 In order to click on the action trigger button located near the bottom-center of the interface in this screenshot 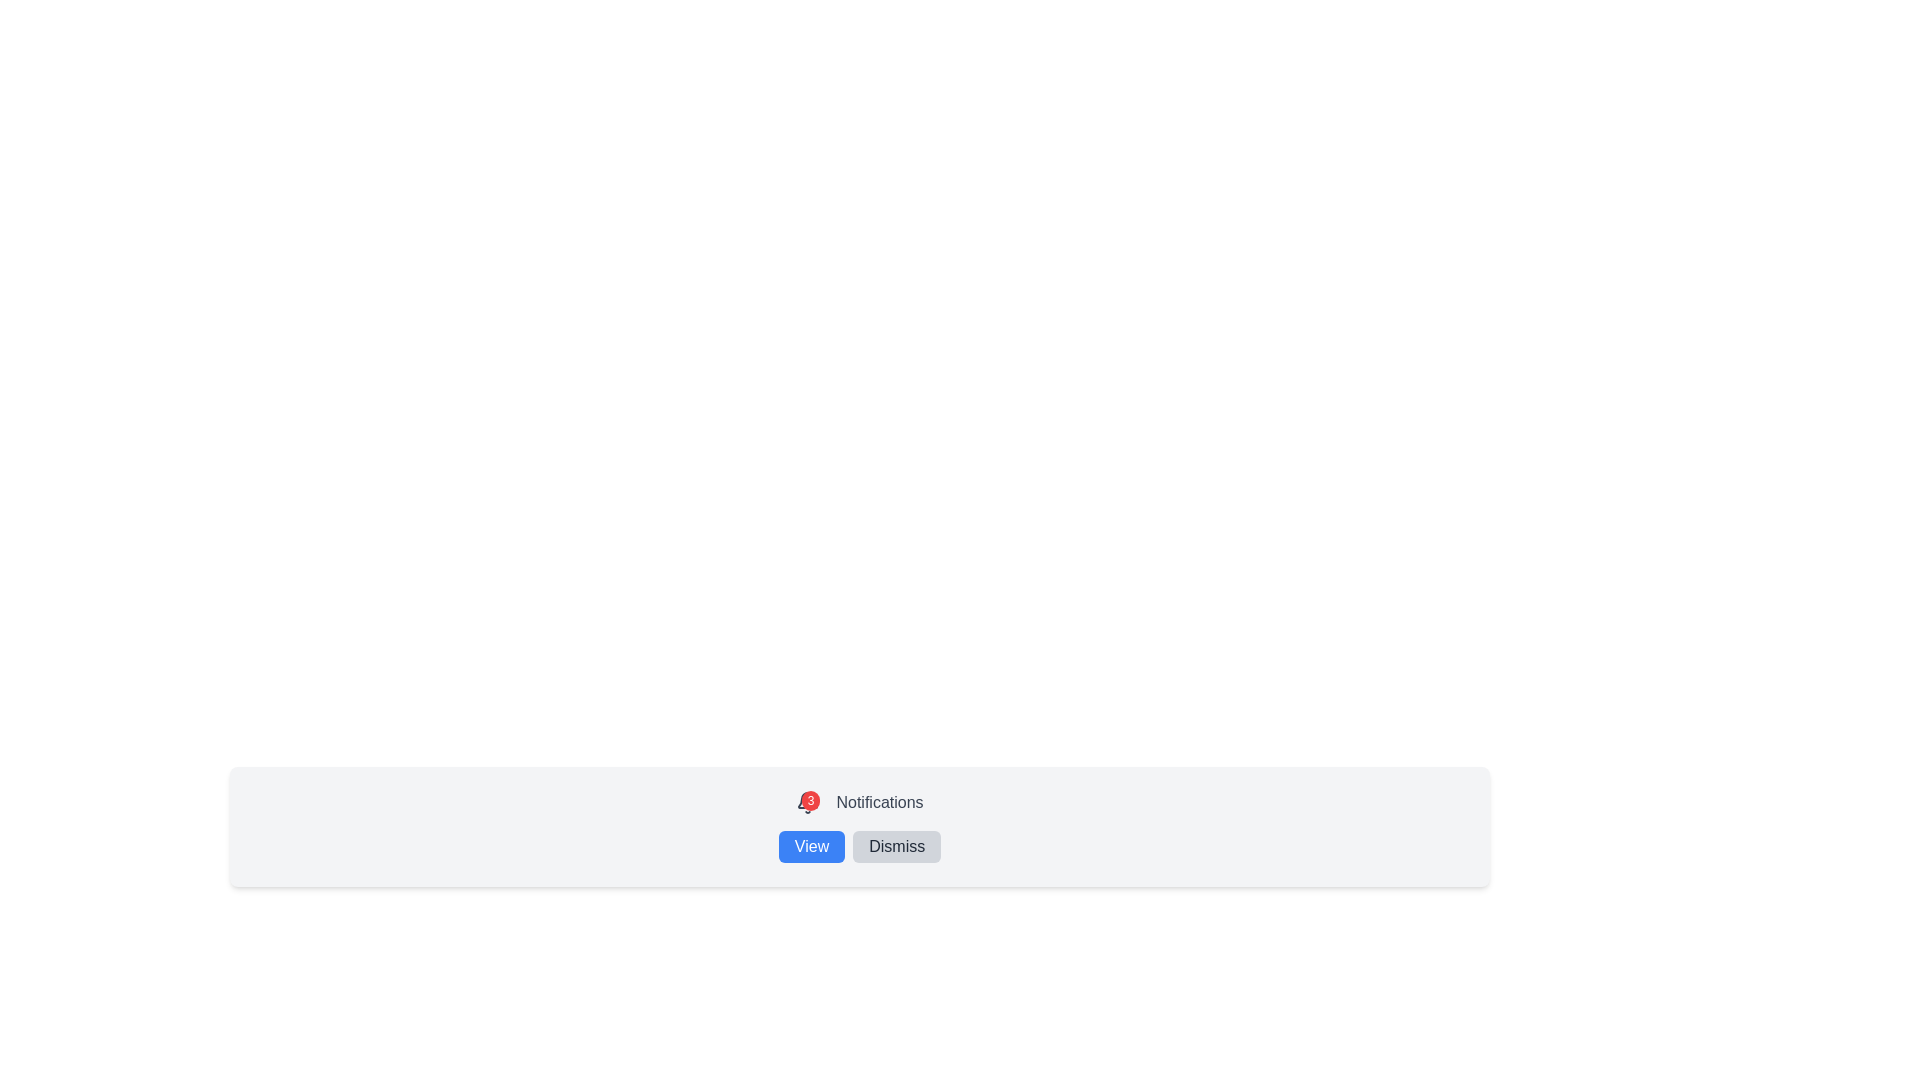, I will do `click(811, 847)`.